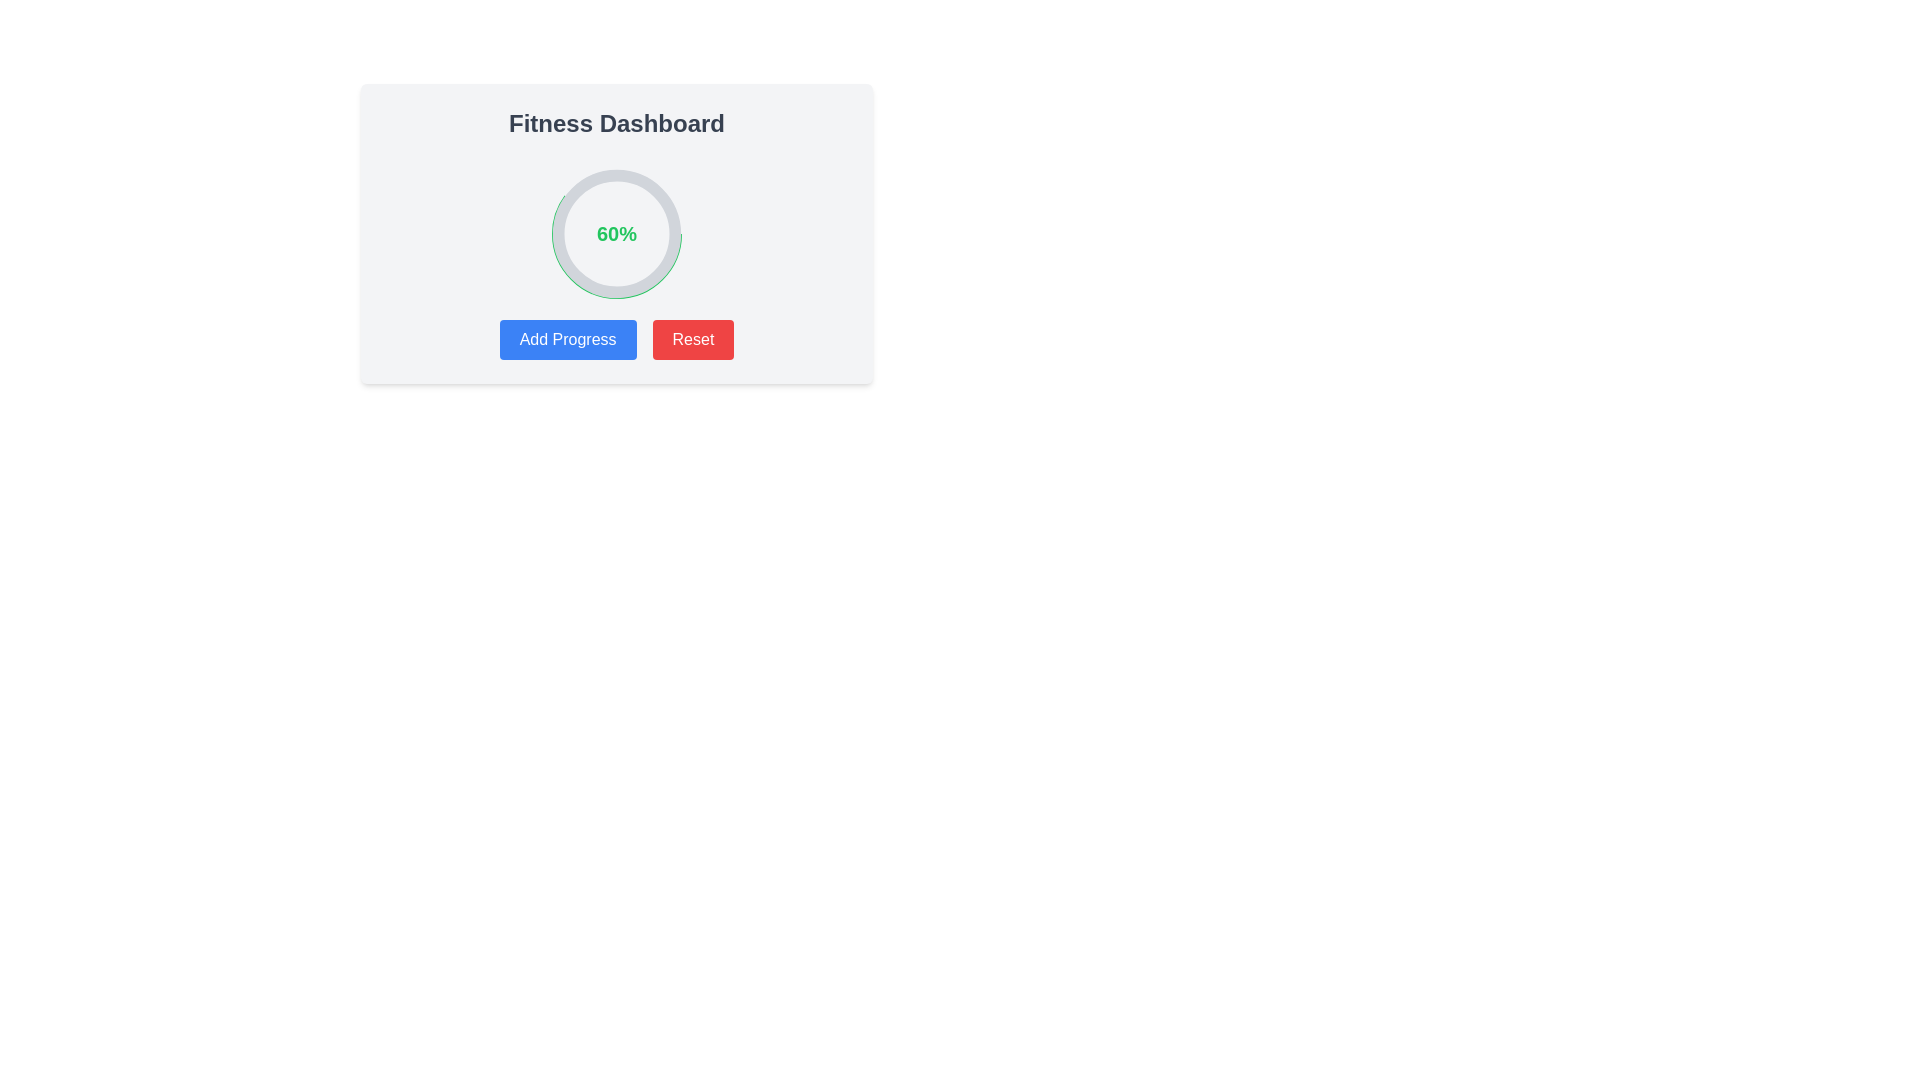  Describe the element at coordinates (616, 231) in the screenshot. I see `the circular graphical component that indicates 60% progress within the Fitness Dashboard interface` at that location.